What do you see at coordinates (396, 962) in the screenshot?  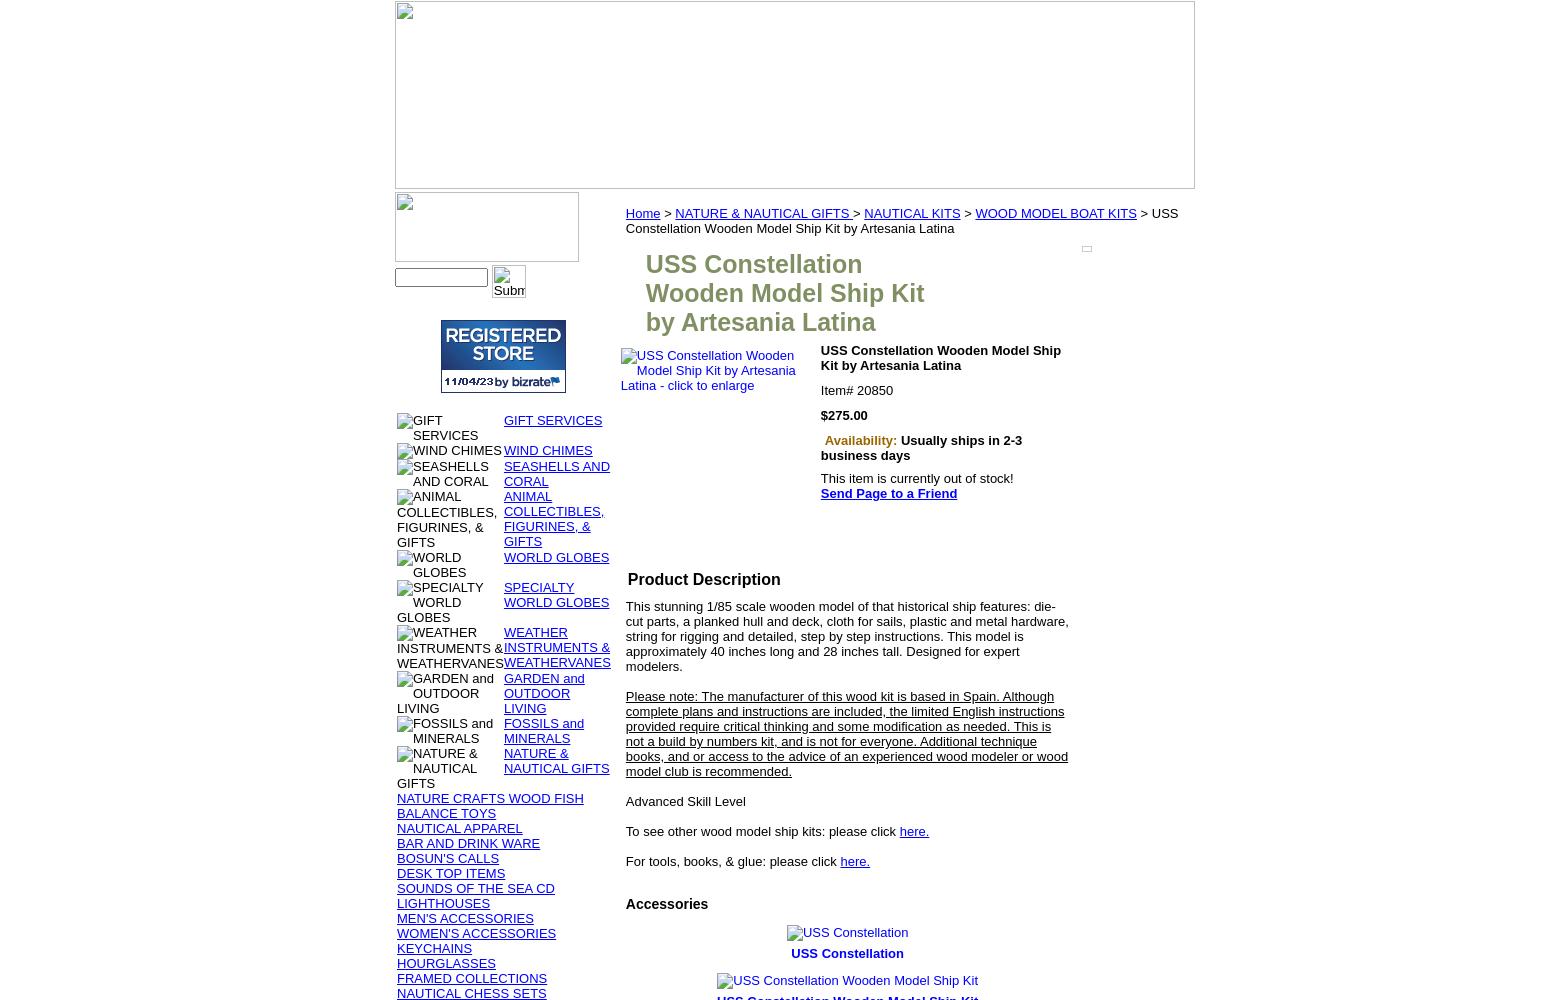 I see `'HOURGLASSES'` at bounding box center [396, 962].